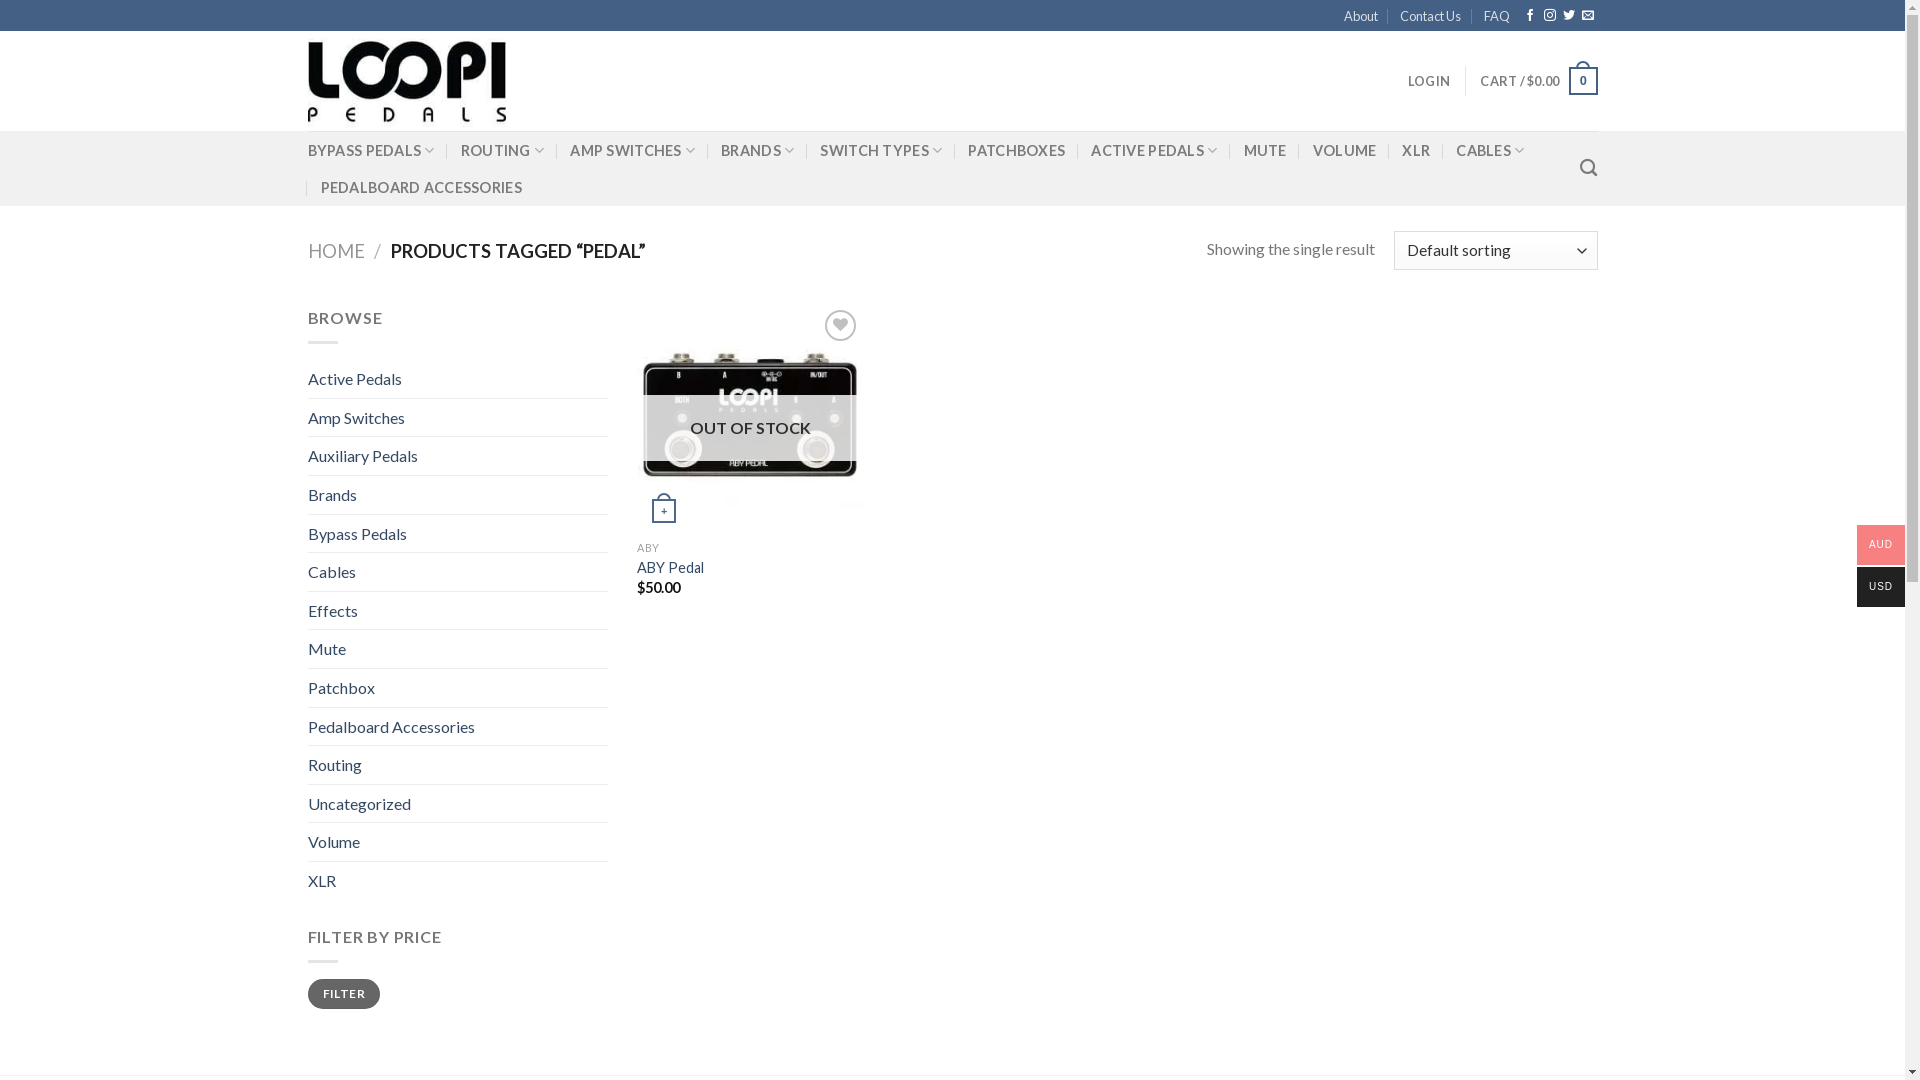  Describe the element at coordinates (306, 609) in the screenshot. I see `'Effects'` at that location.